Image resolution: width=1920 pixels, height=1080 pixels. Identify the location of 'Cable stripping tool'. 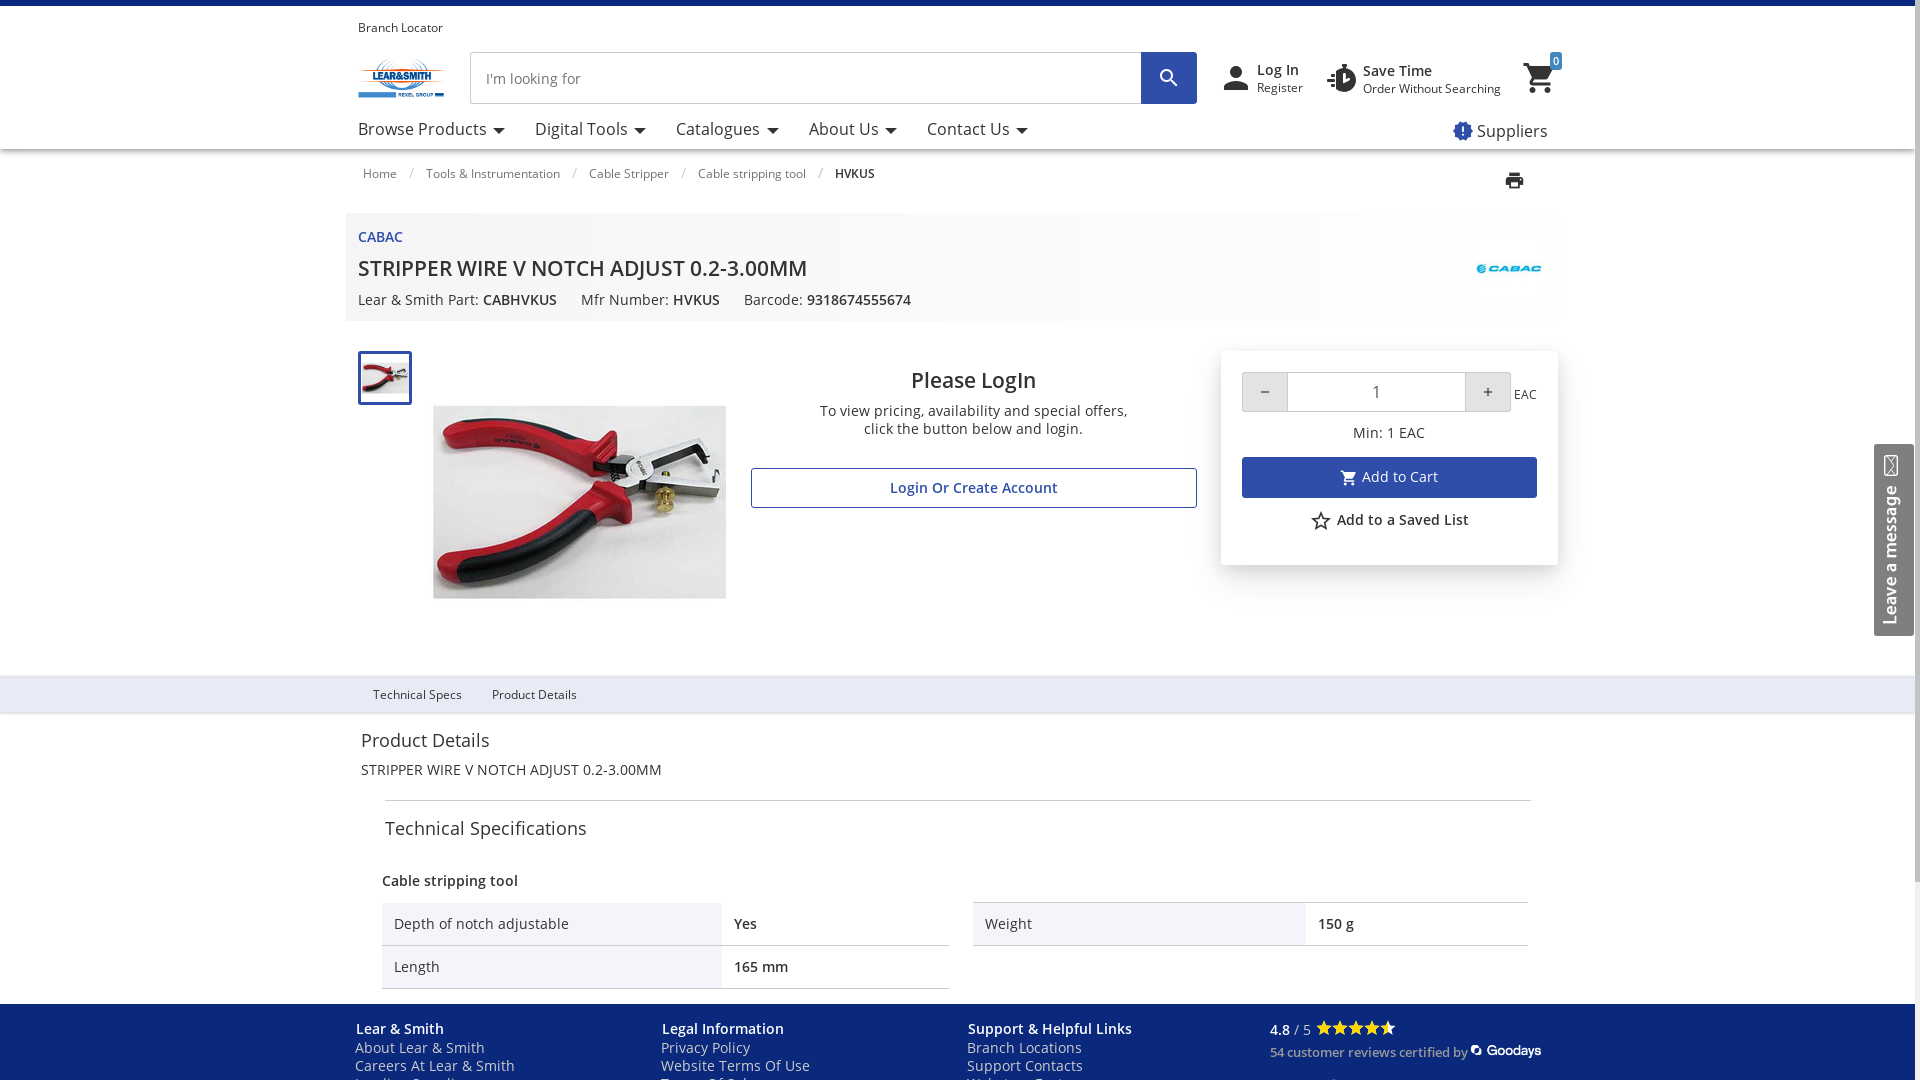
(697, 172).